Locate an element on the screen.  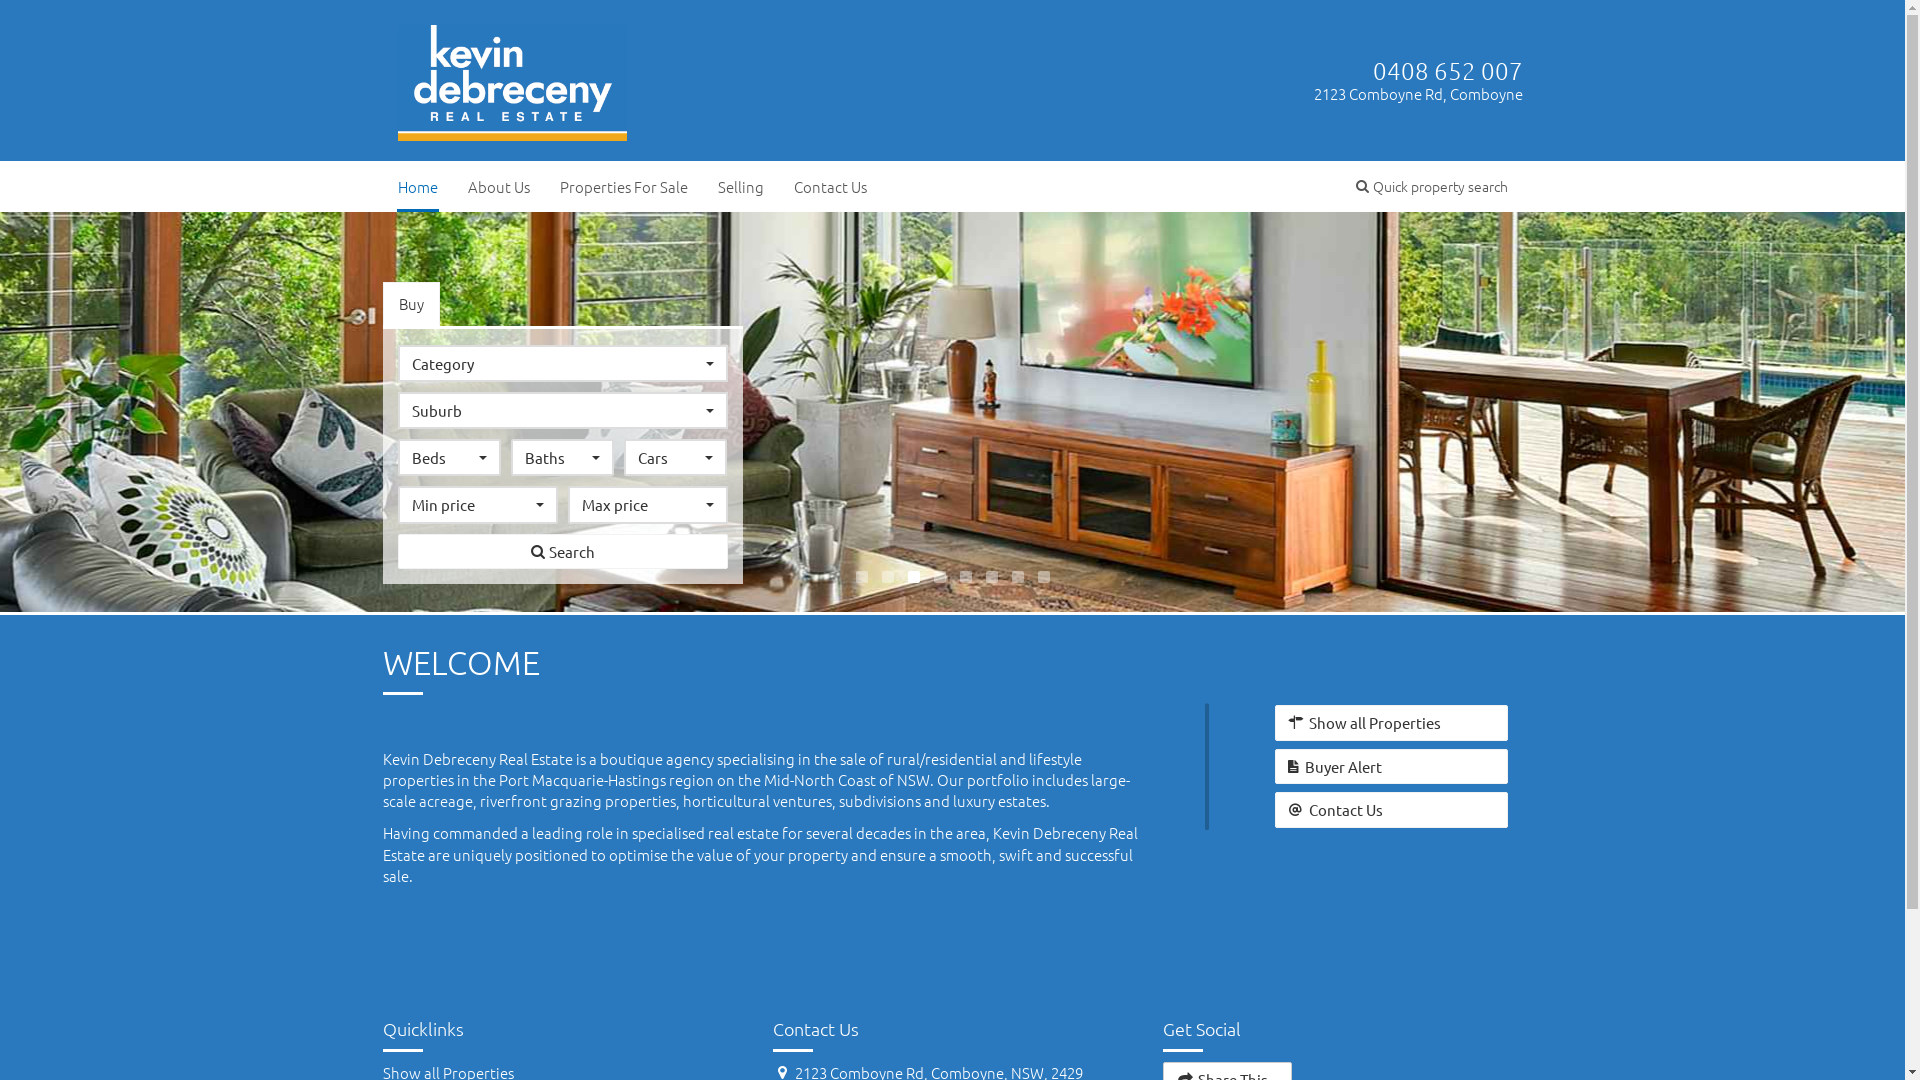
'Contact Us' is located at coordinates (829, 186).